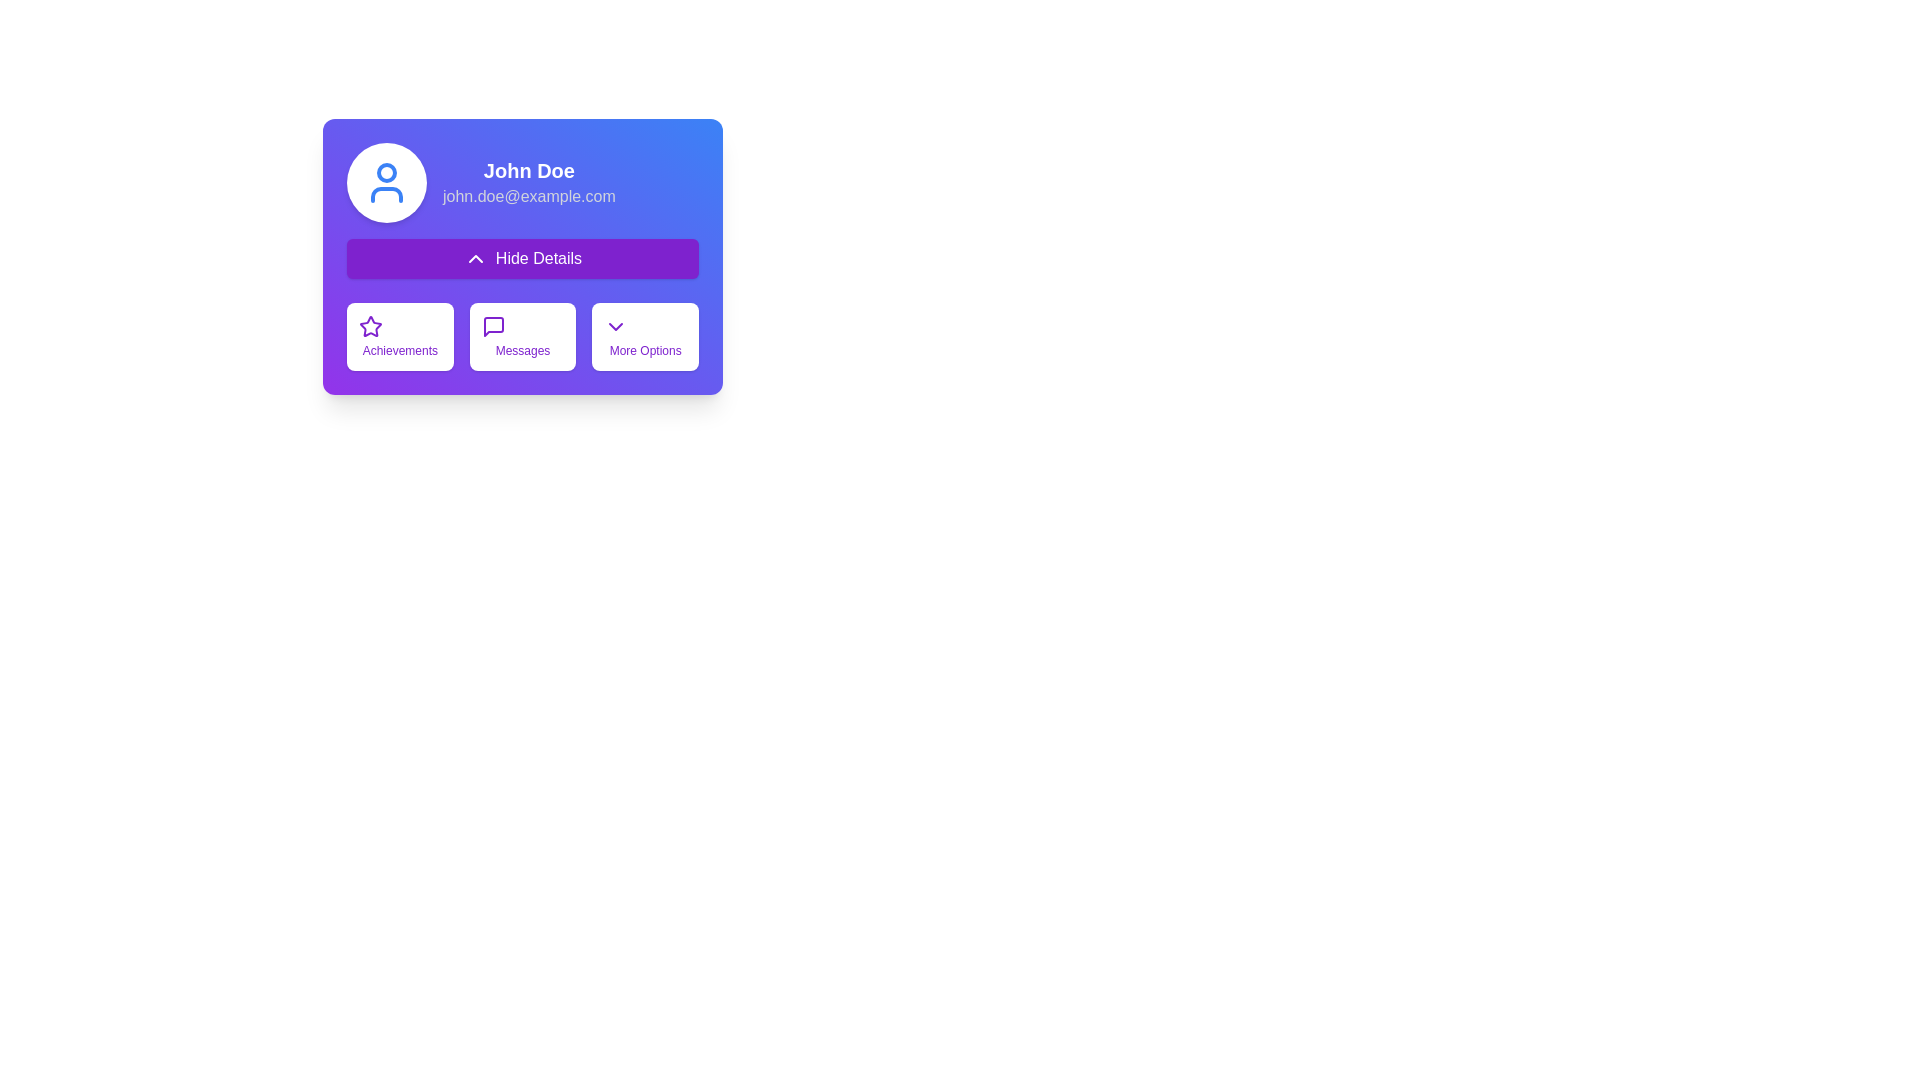  I want to click on properties of the 'Messages' icon, located in the middle of the bottom row of buttons, specifically the second button from the left, so click(493, 326).